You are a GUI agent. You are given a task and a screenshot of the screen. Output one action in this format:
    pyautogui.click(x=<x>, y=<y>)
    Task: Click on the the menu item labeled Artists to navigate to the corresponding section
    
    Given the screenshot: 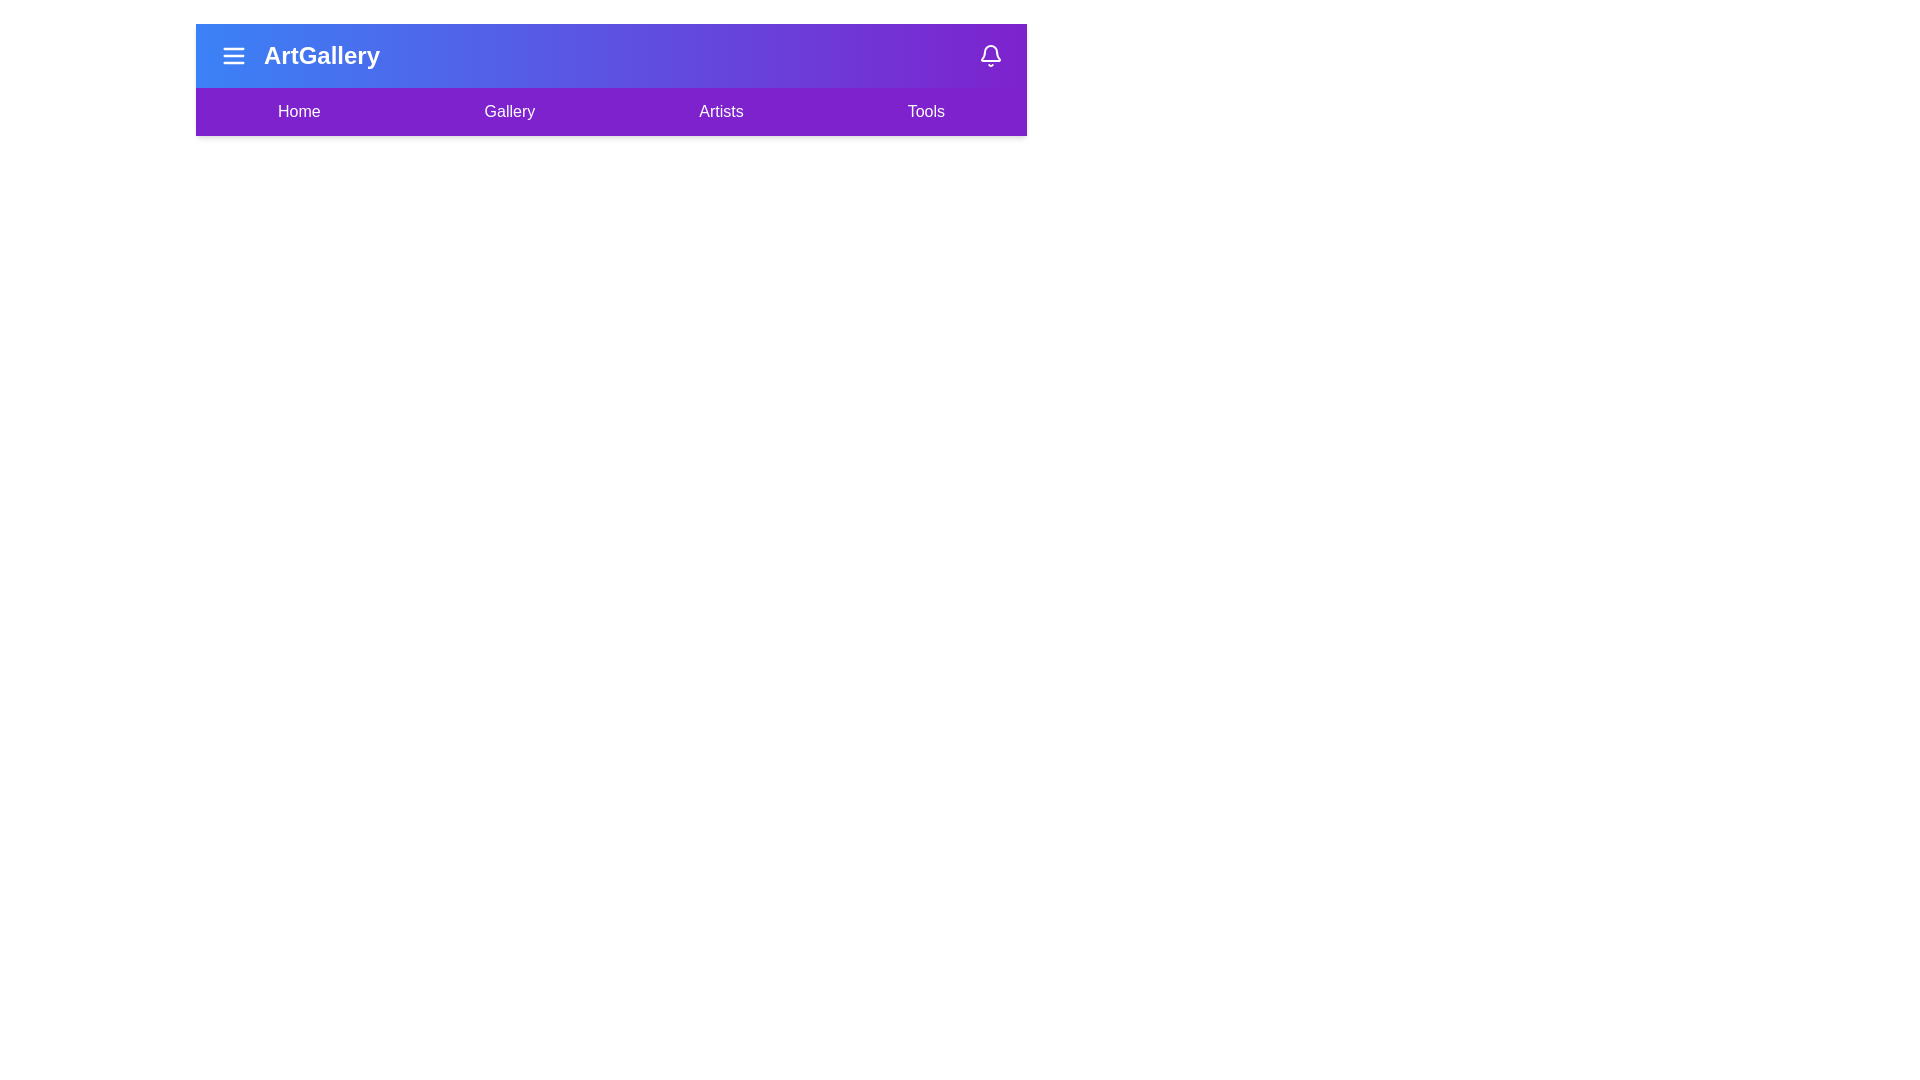 What is the action you would take?
    pyautogui.click(x=720, y=111)
    